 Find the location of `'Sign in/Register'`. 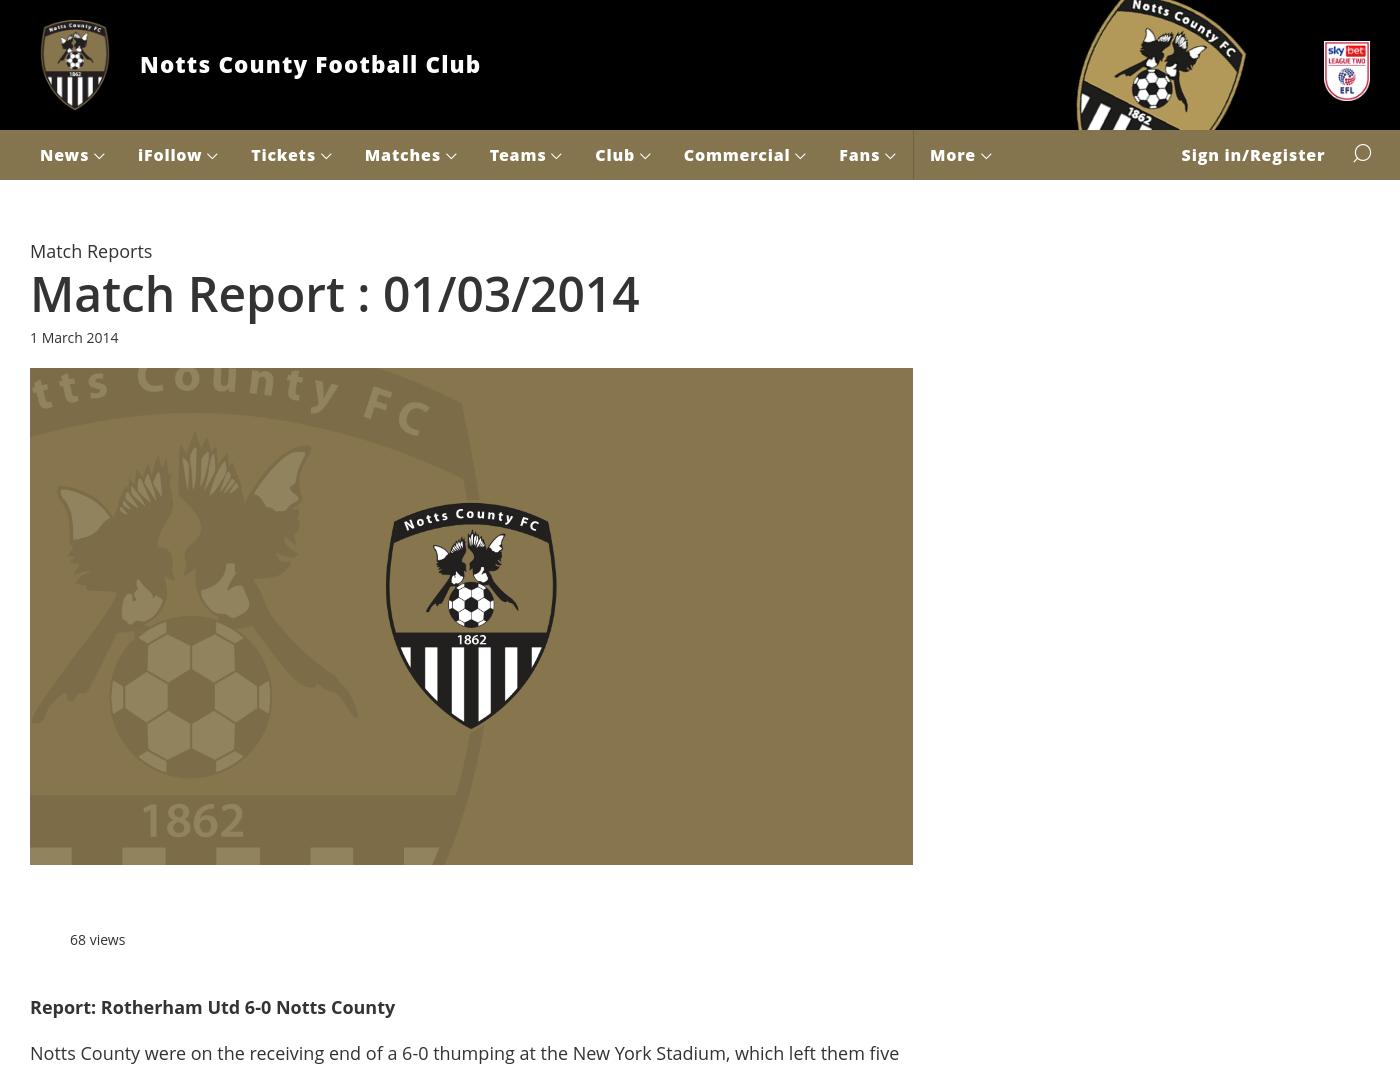

'Sign in/Register' is located at coordinates (1253, 153).